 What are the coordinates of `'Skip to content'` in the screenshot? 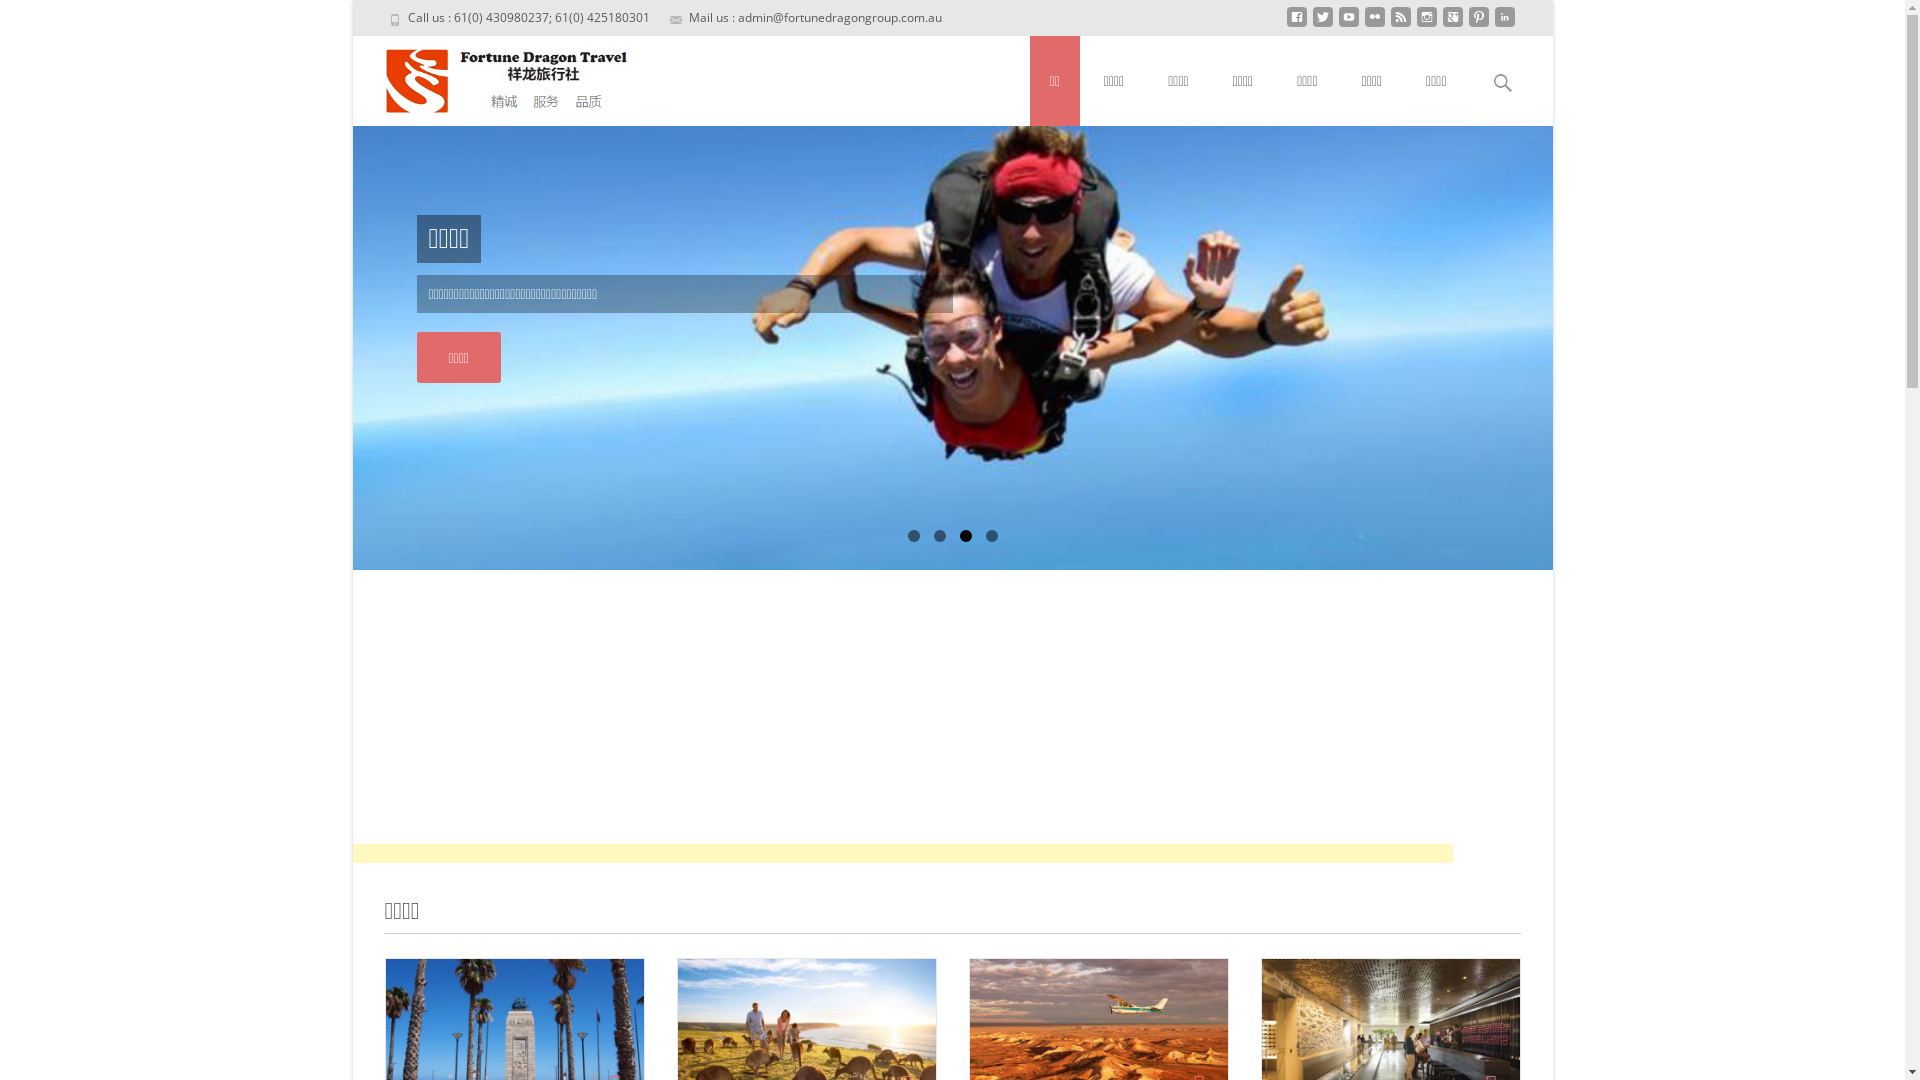 It's located at (1030, 47).